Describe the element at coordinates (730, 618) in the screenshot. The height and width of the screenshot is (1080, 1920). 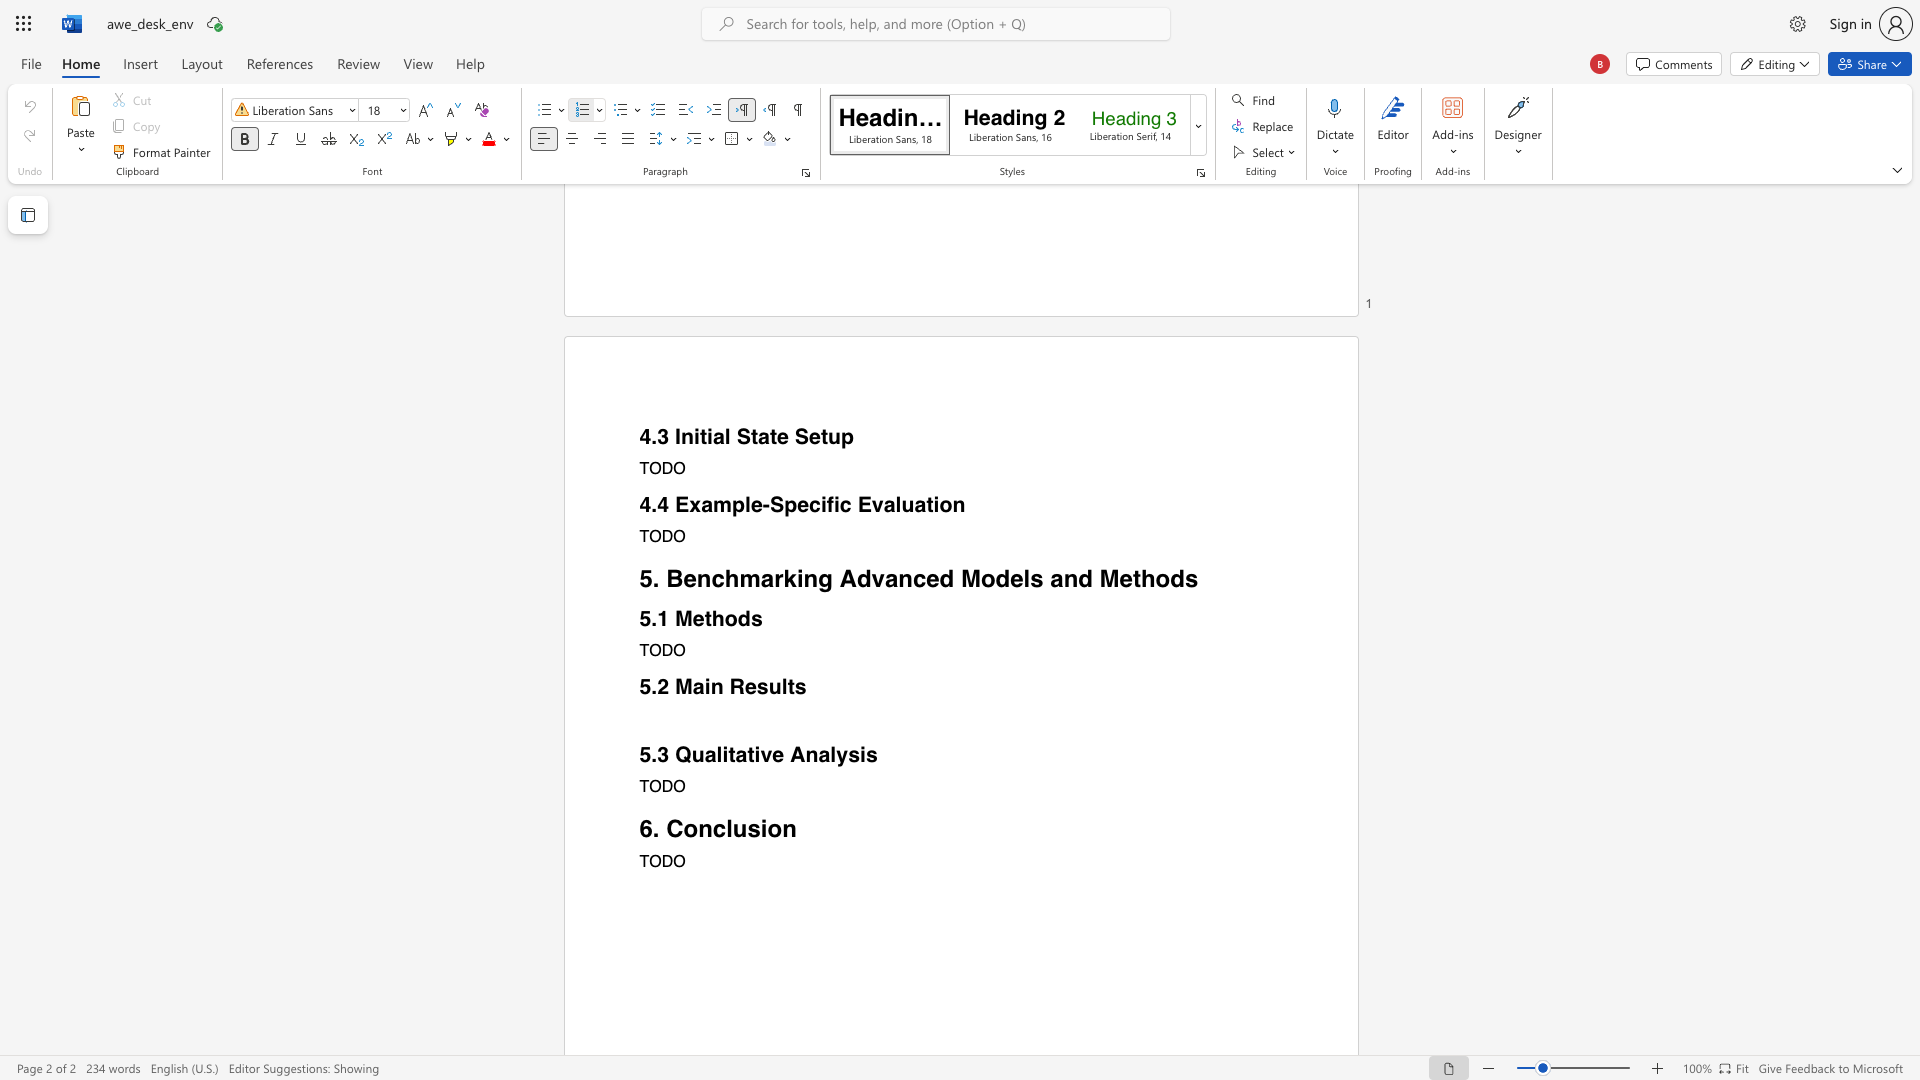
I see `the 1th character "o" in the text` at that location.